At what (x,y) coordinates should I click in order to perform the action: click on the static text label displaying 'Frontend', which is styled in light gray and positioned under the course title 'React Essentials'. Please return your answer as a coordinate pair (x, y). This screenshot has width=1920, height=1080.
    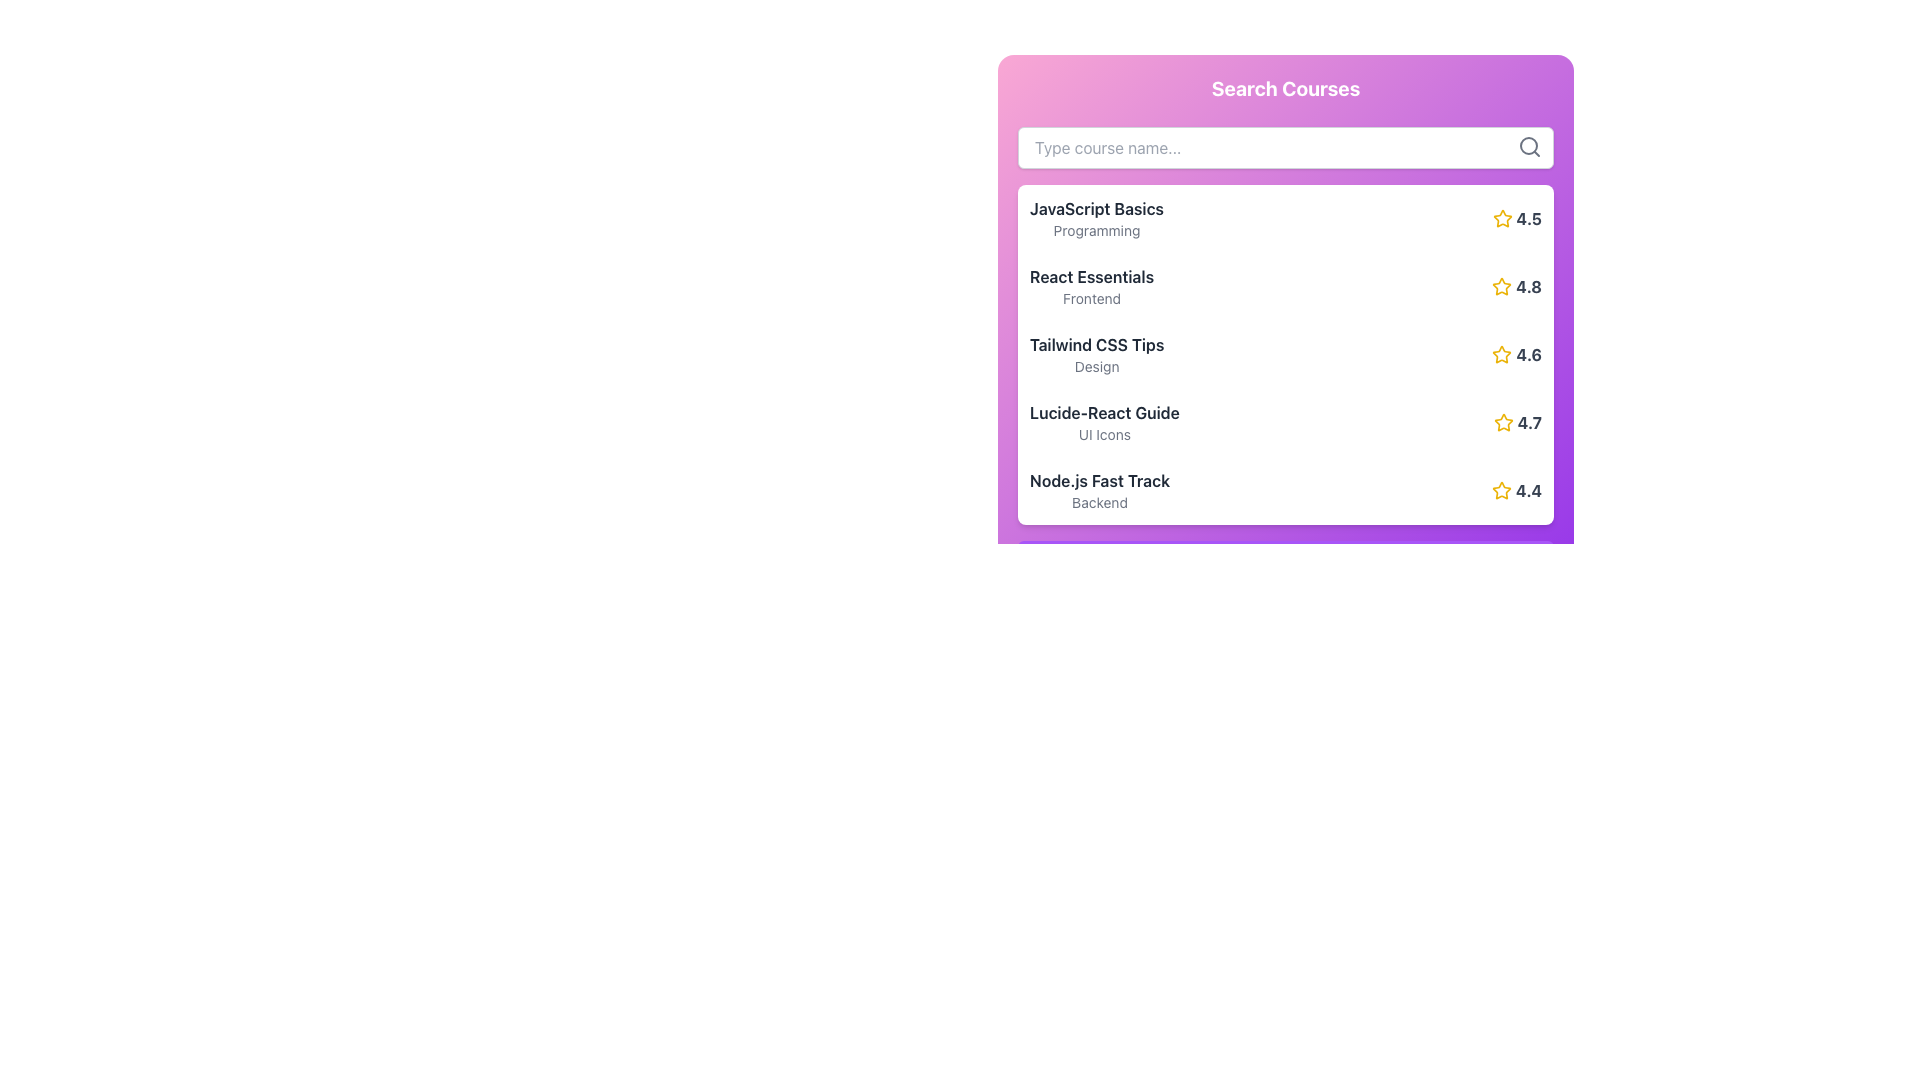
    Looking at the image, I should click on (1091, 299).